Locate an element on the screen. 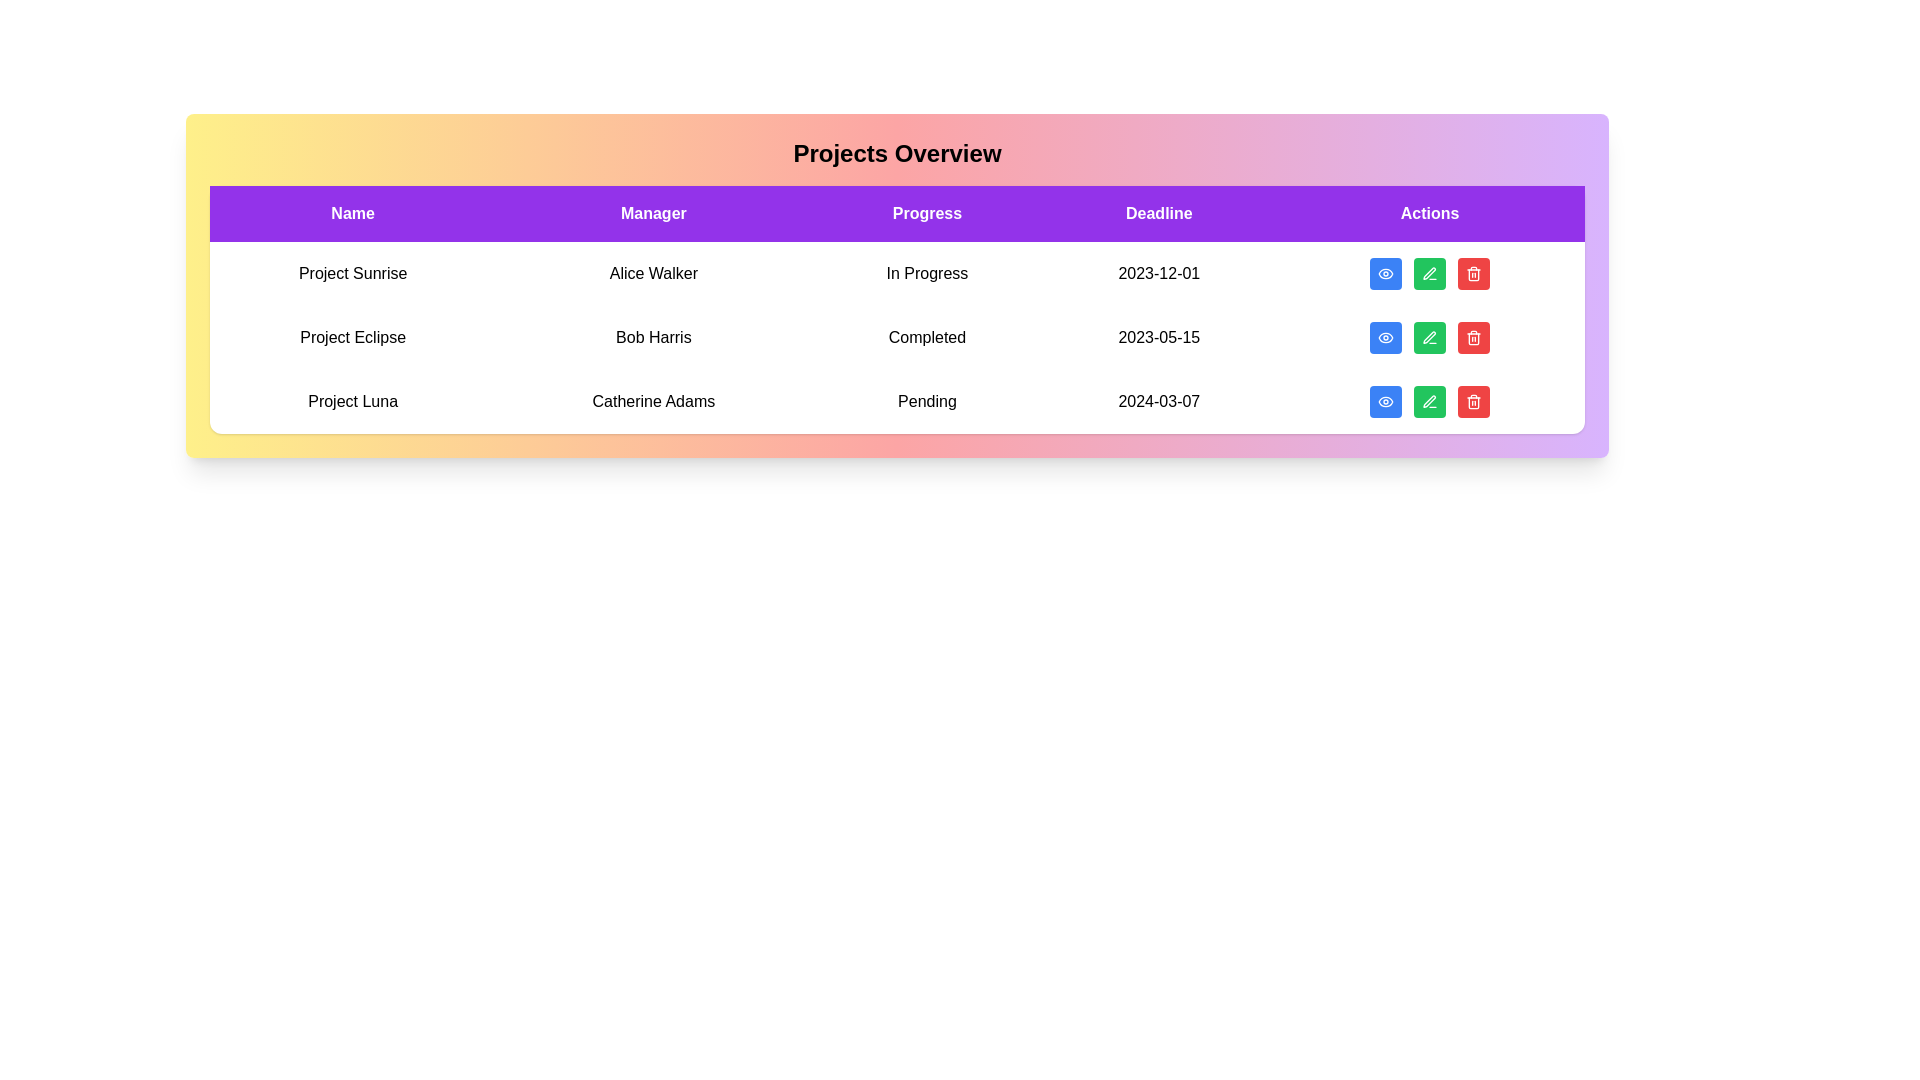 This screenshot has width=1920, height=1080. edit button for the project identified by Project Luna is located at coordinates (1429, 401).